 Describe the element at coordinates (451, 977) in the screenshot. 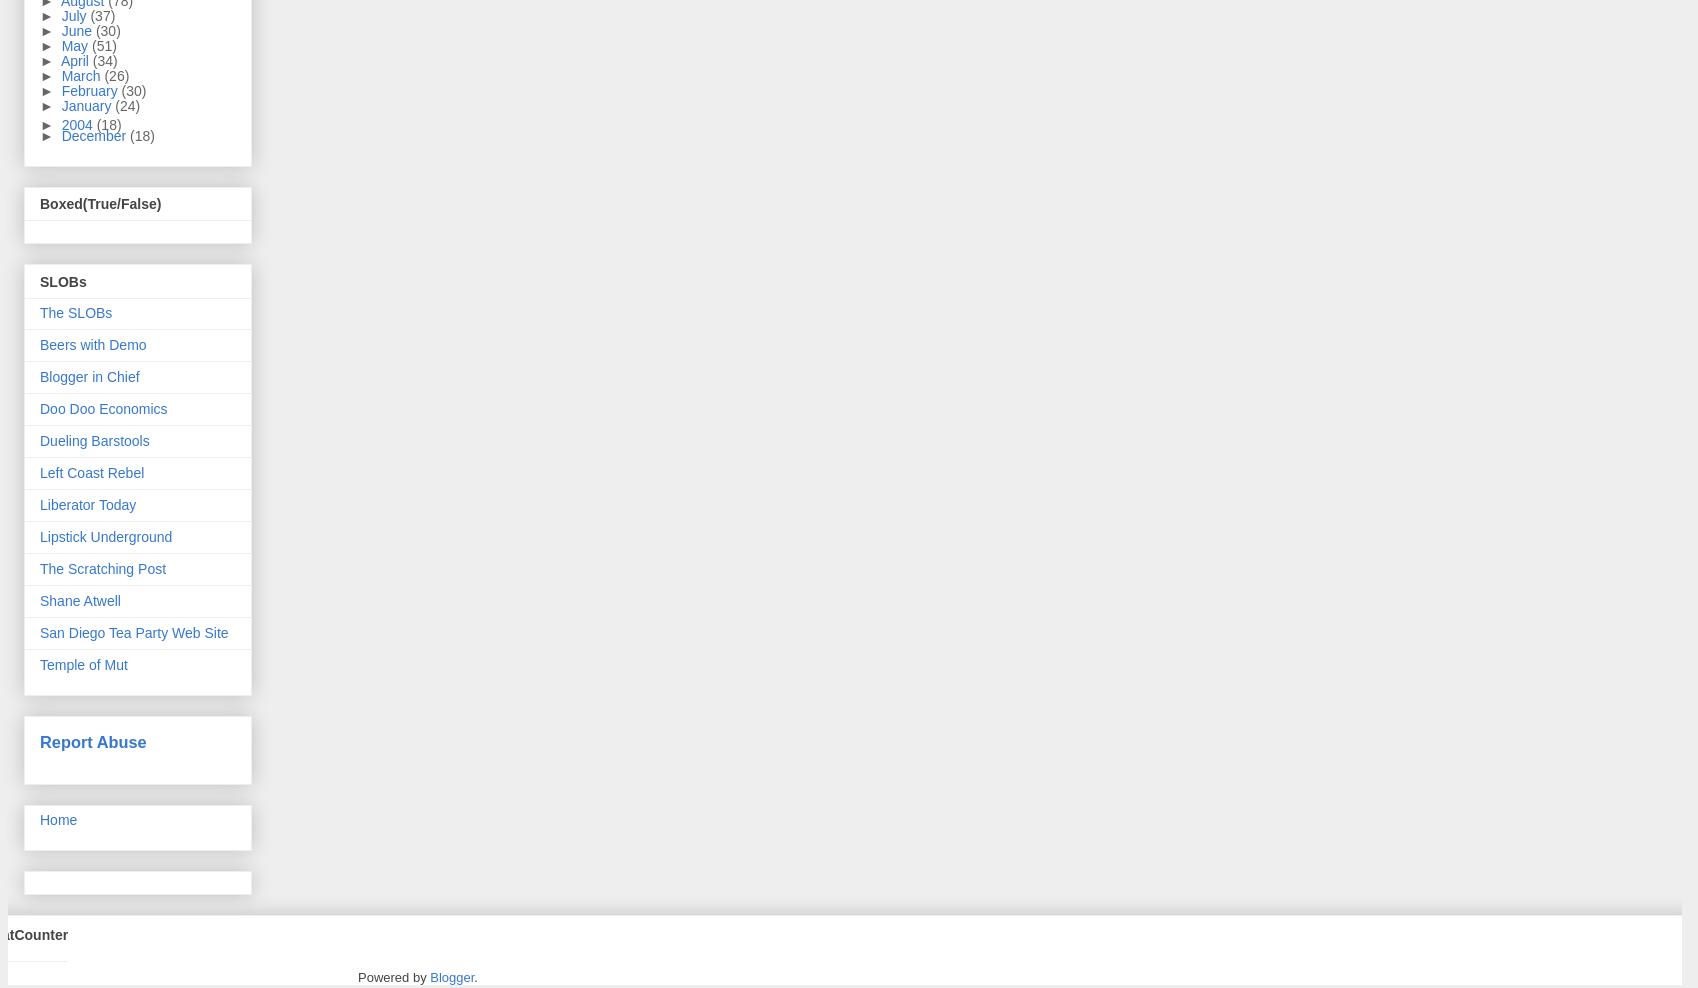

I see `'Blogger'` at that location.